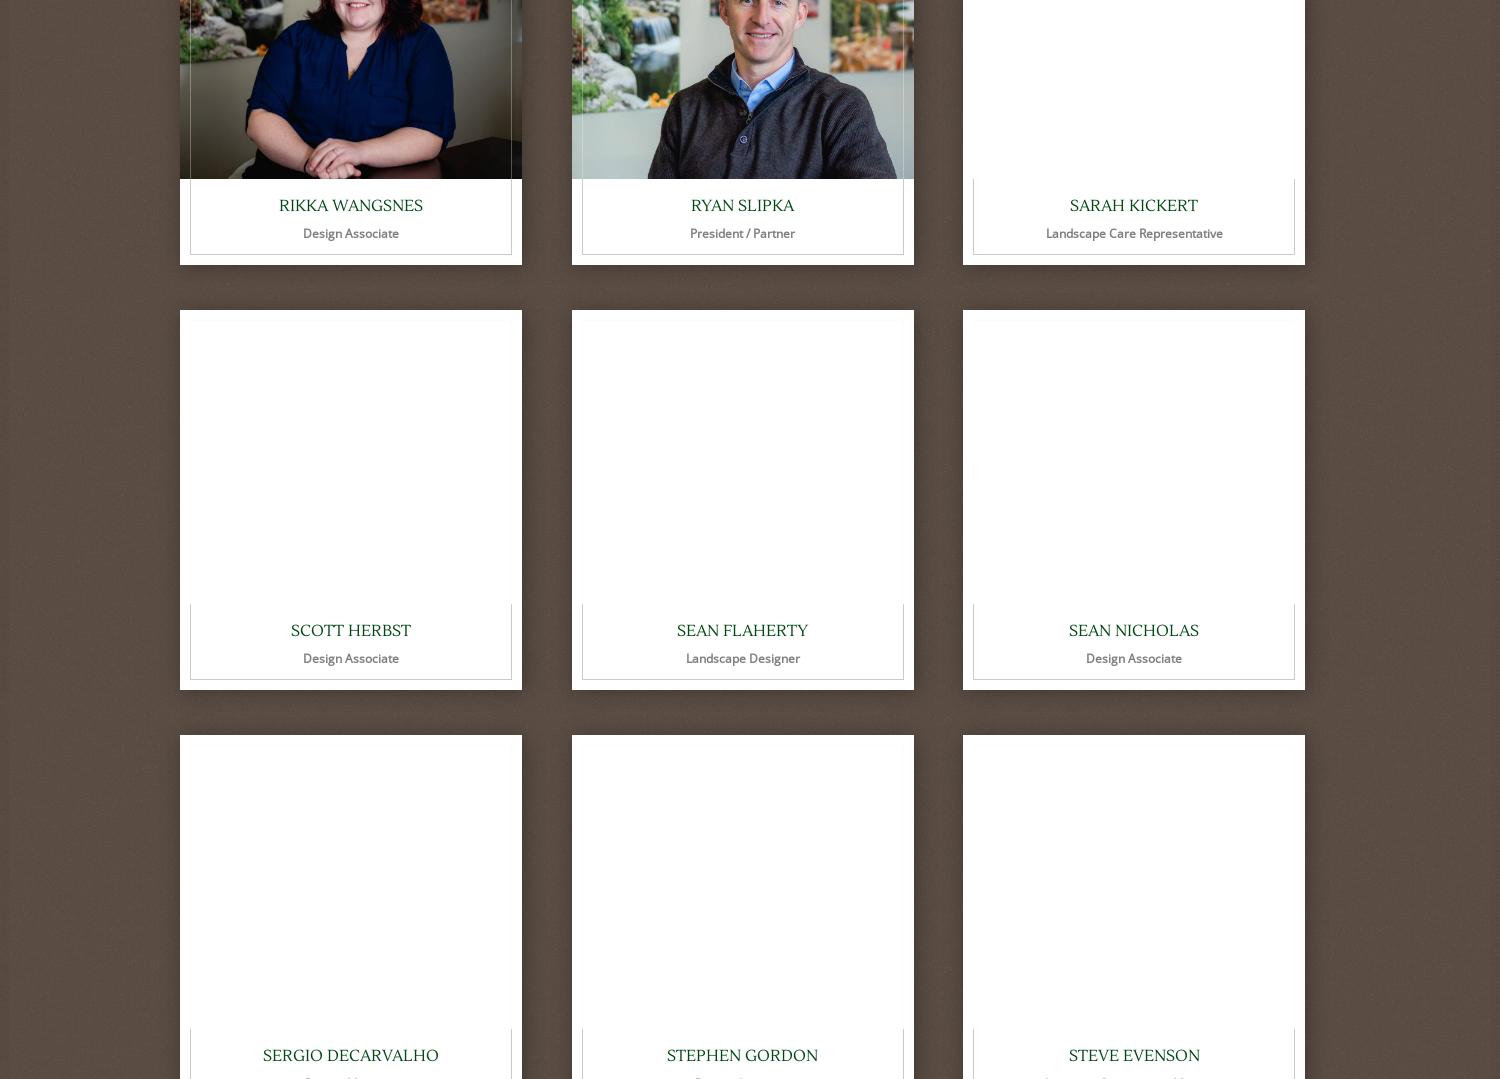 Image resolution: width=1500 pixels, height=1079 pixels. Describe the element at coordinates (1045, 232) in the screenshot. I see `'Landscape Care Representative'` at that location.